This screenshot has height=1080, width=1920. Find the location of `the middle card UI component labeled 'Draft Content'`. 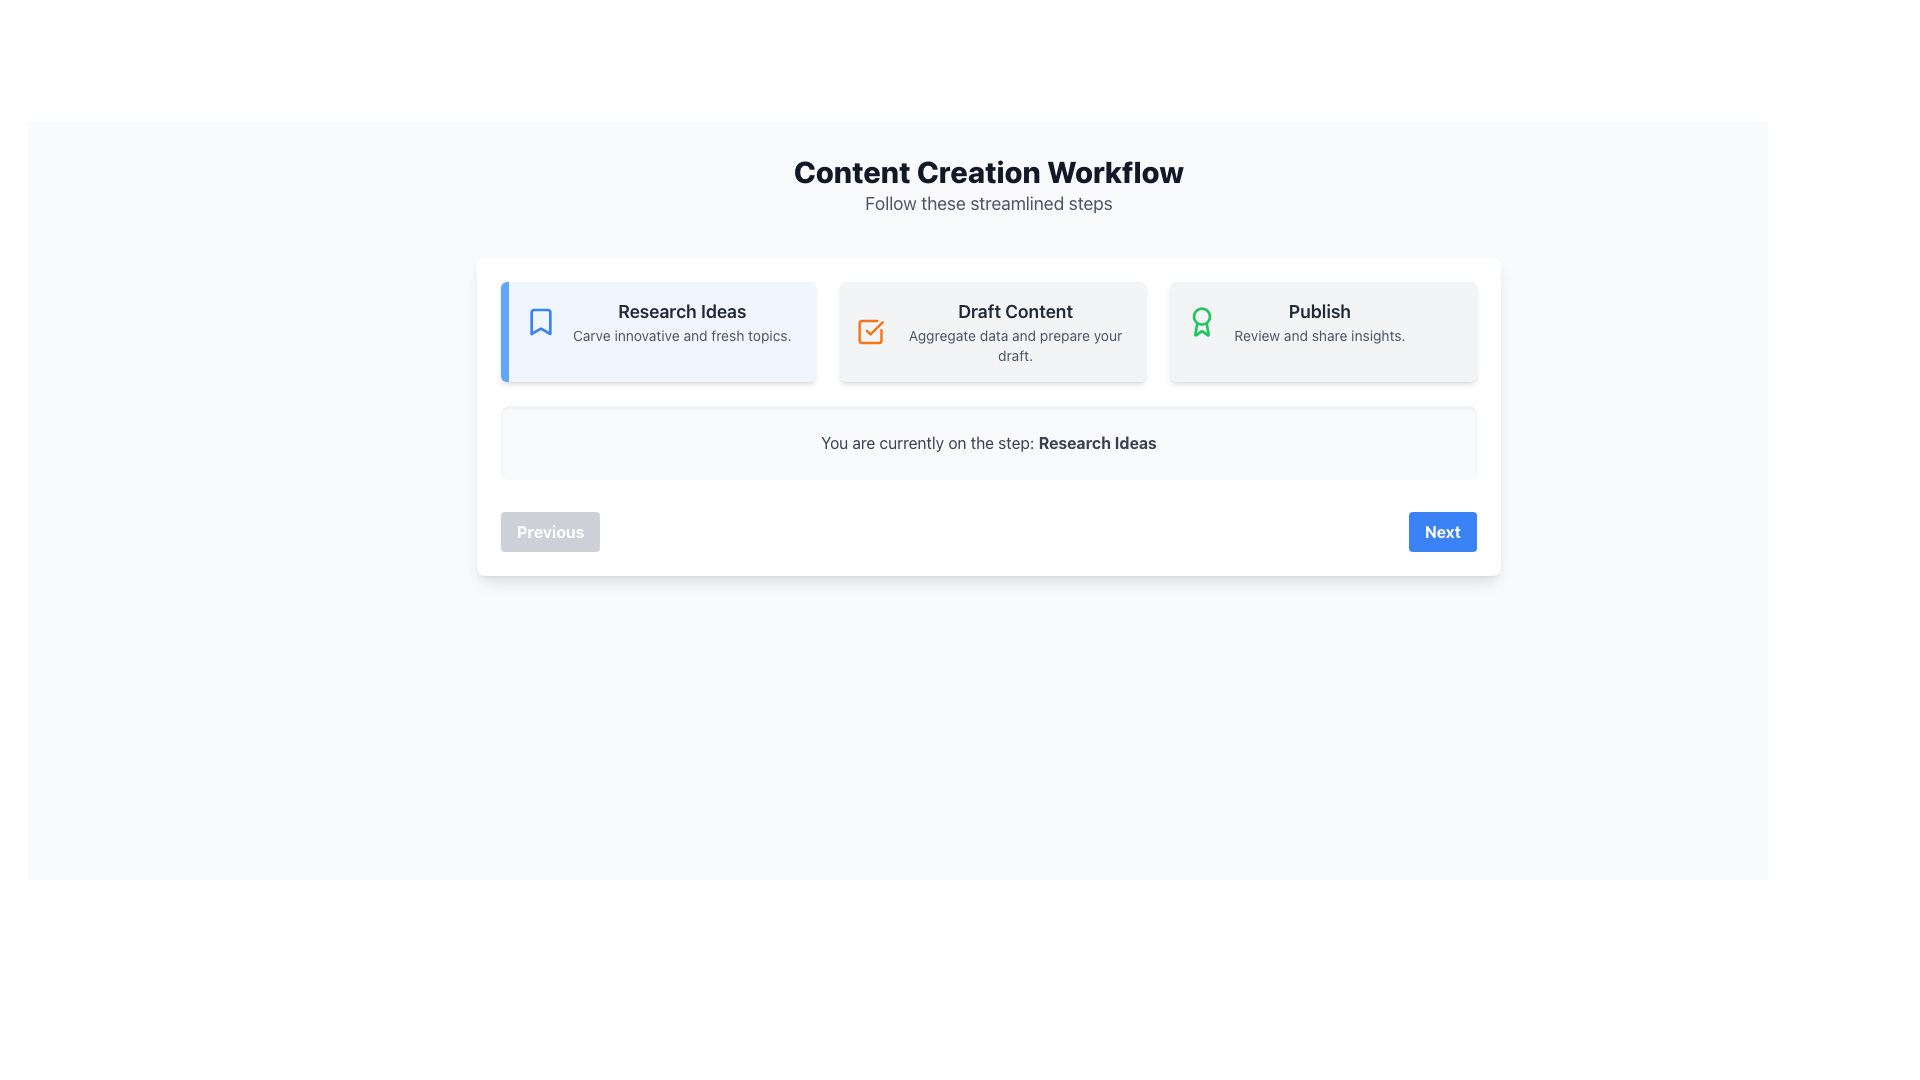

the middle card UI component labeled 'Draft Content' is located at coordinates (993, 330).